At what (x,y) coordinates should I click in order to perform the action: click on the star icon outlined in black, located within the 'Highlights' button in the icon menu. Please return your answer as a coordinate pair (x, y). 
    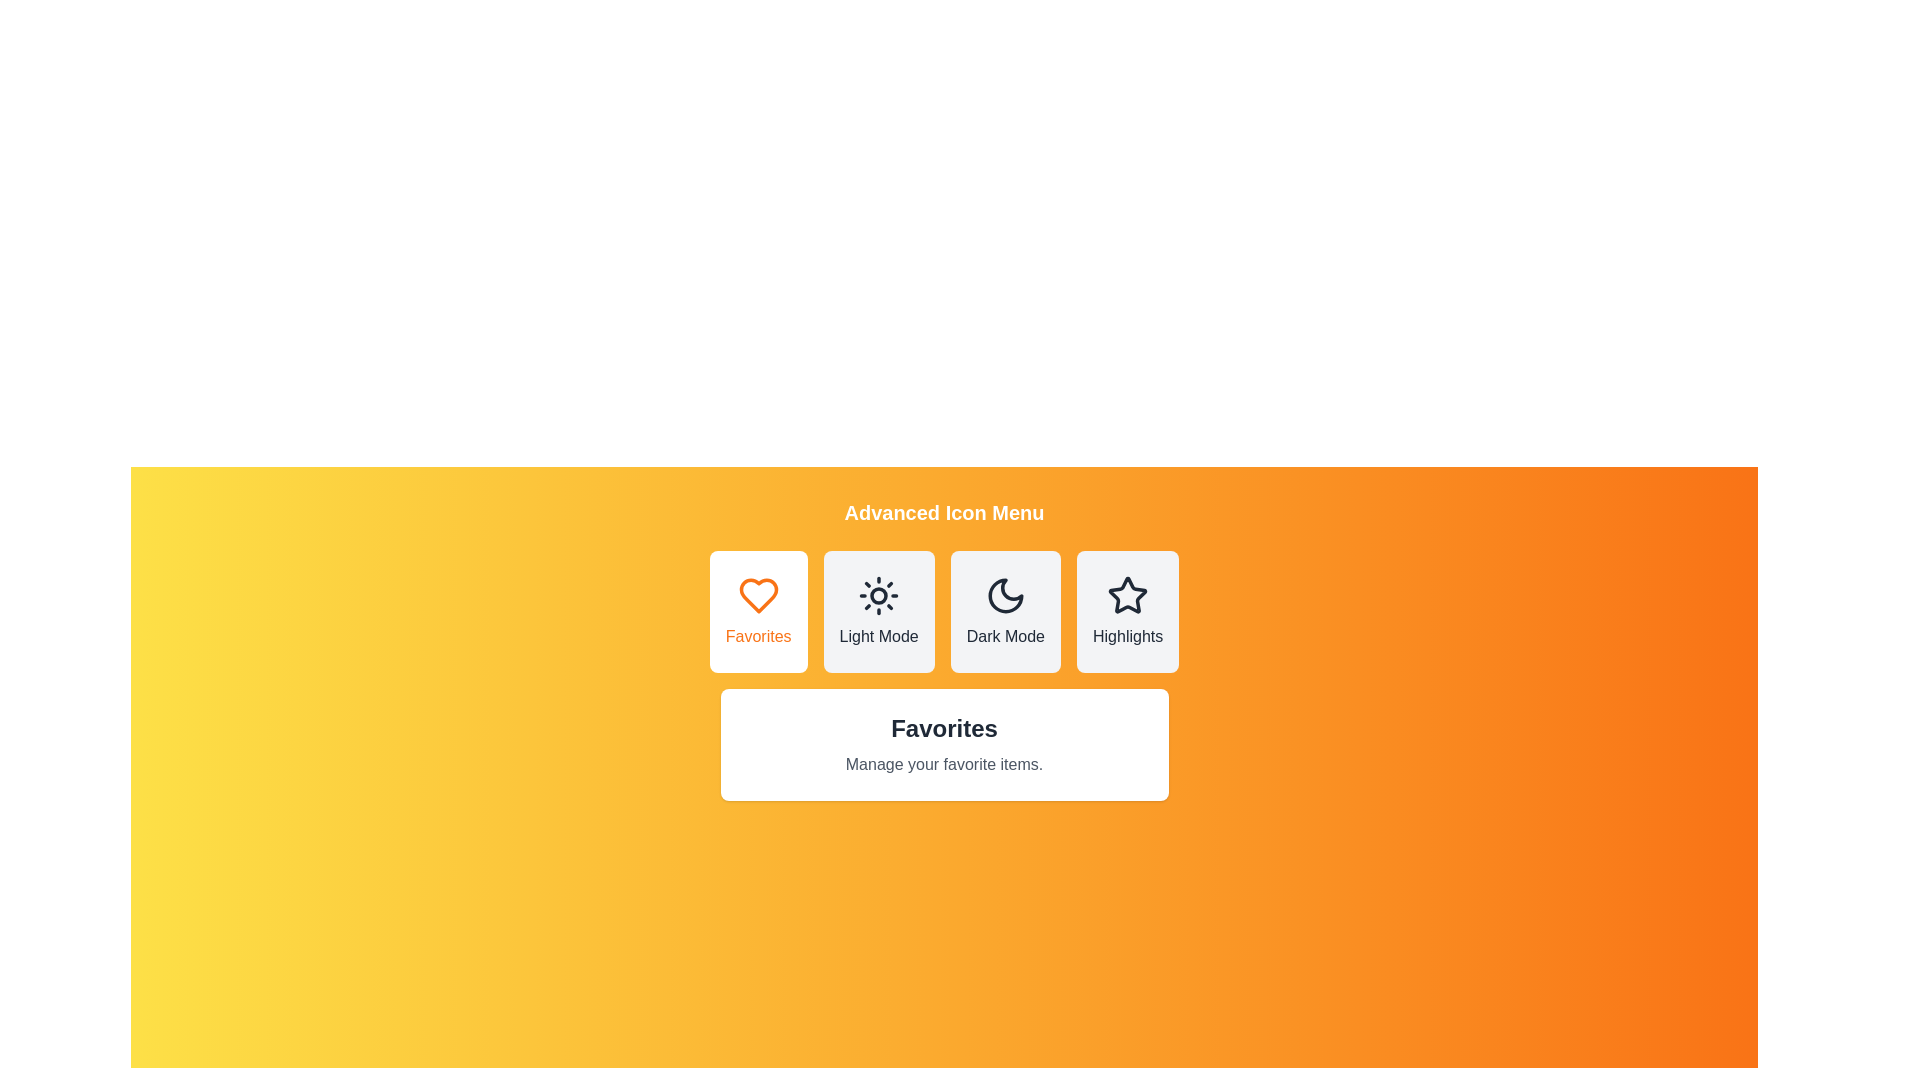
    Looking at the image, I should click on (1128, 593).